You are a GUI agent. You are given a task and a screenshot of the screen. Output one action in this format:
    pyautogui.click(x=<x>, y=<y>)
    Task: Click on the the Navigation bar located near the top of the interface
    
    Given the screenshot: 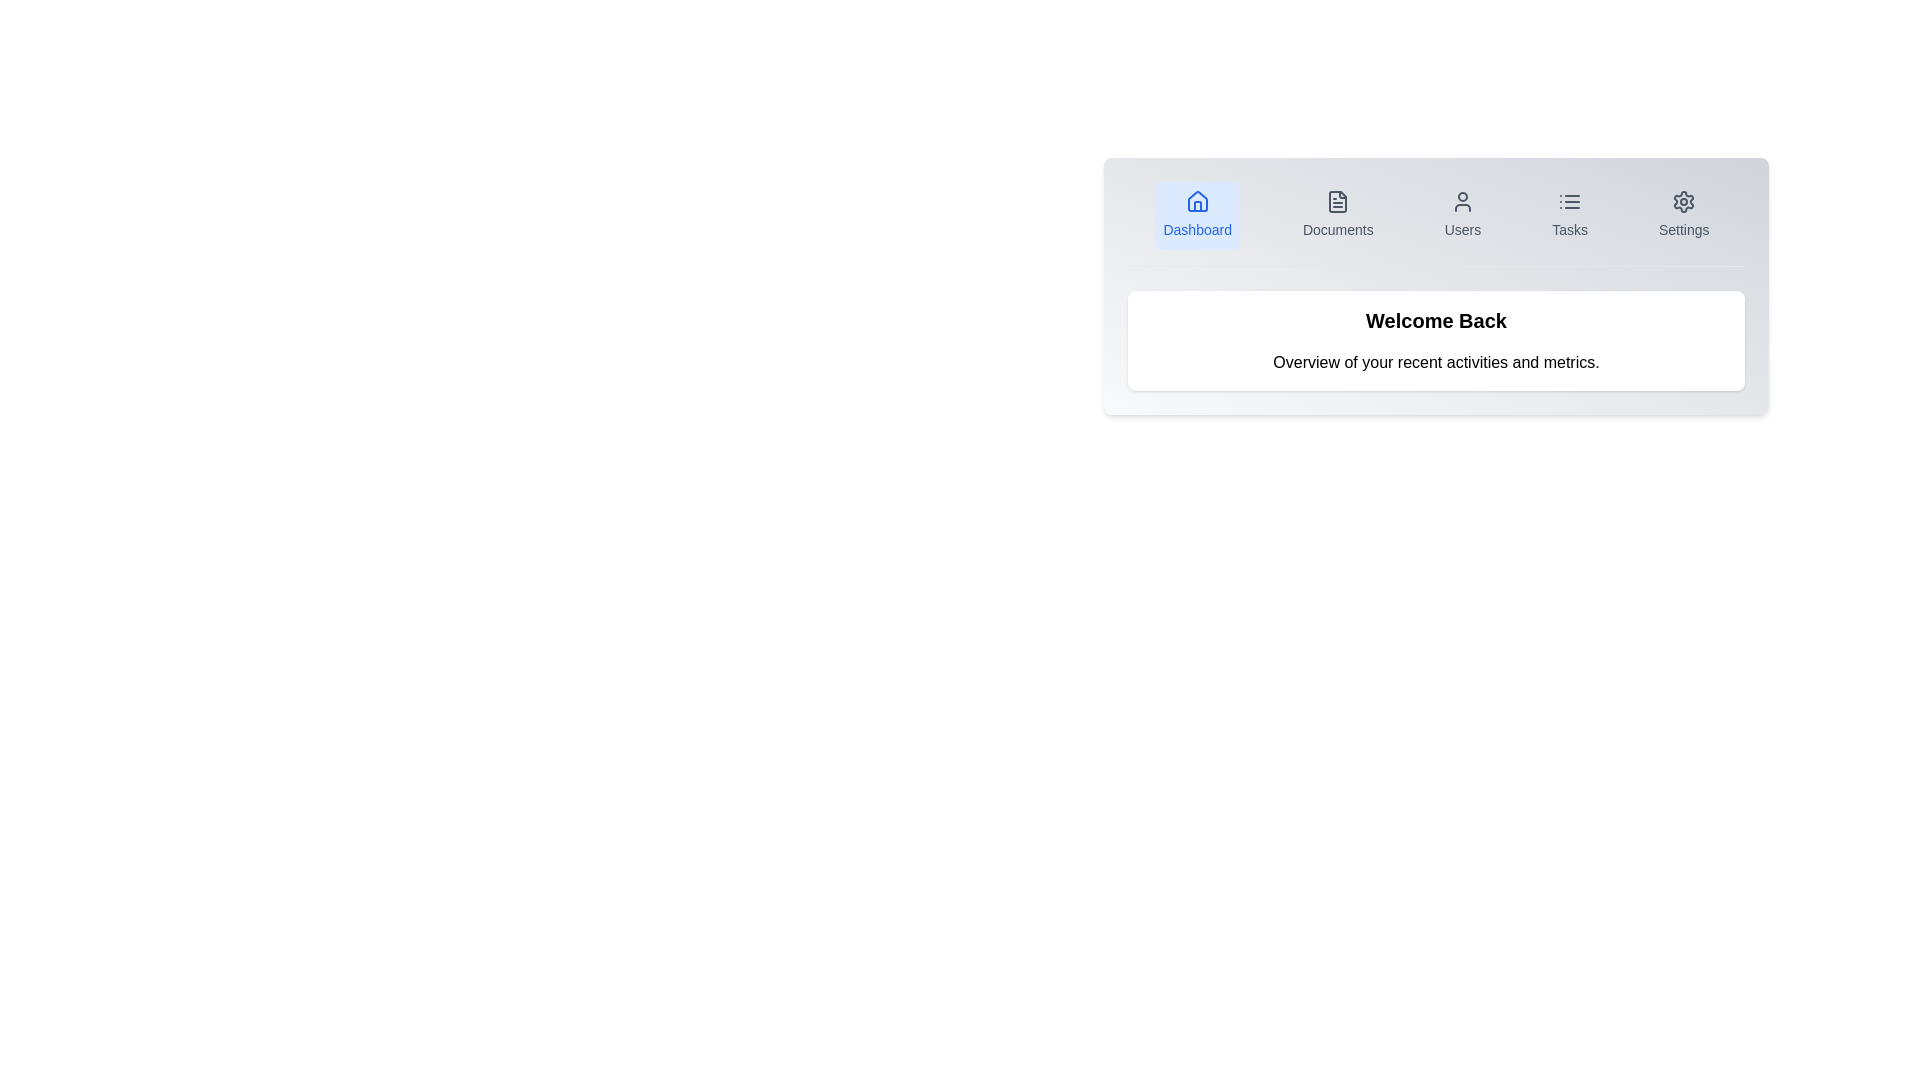 What is the action you would take?
    pyautogui.click(x=1435, y=224)
    